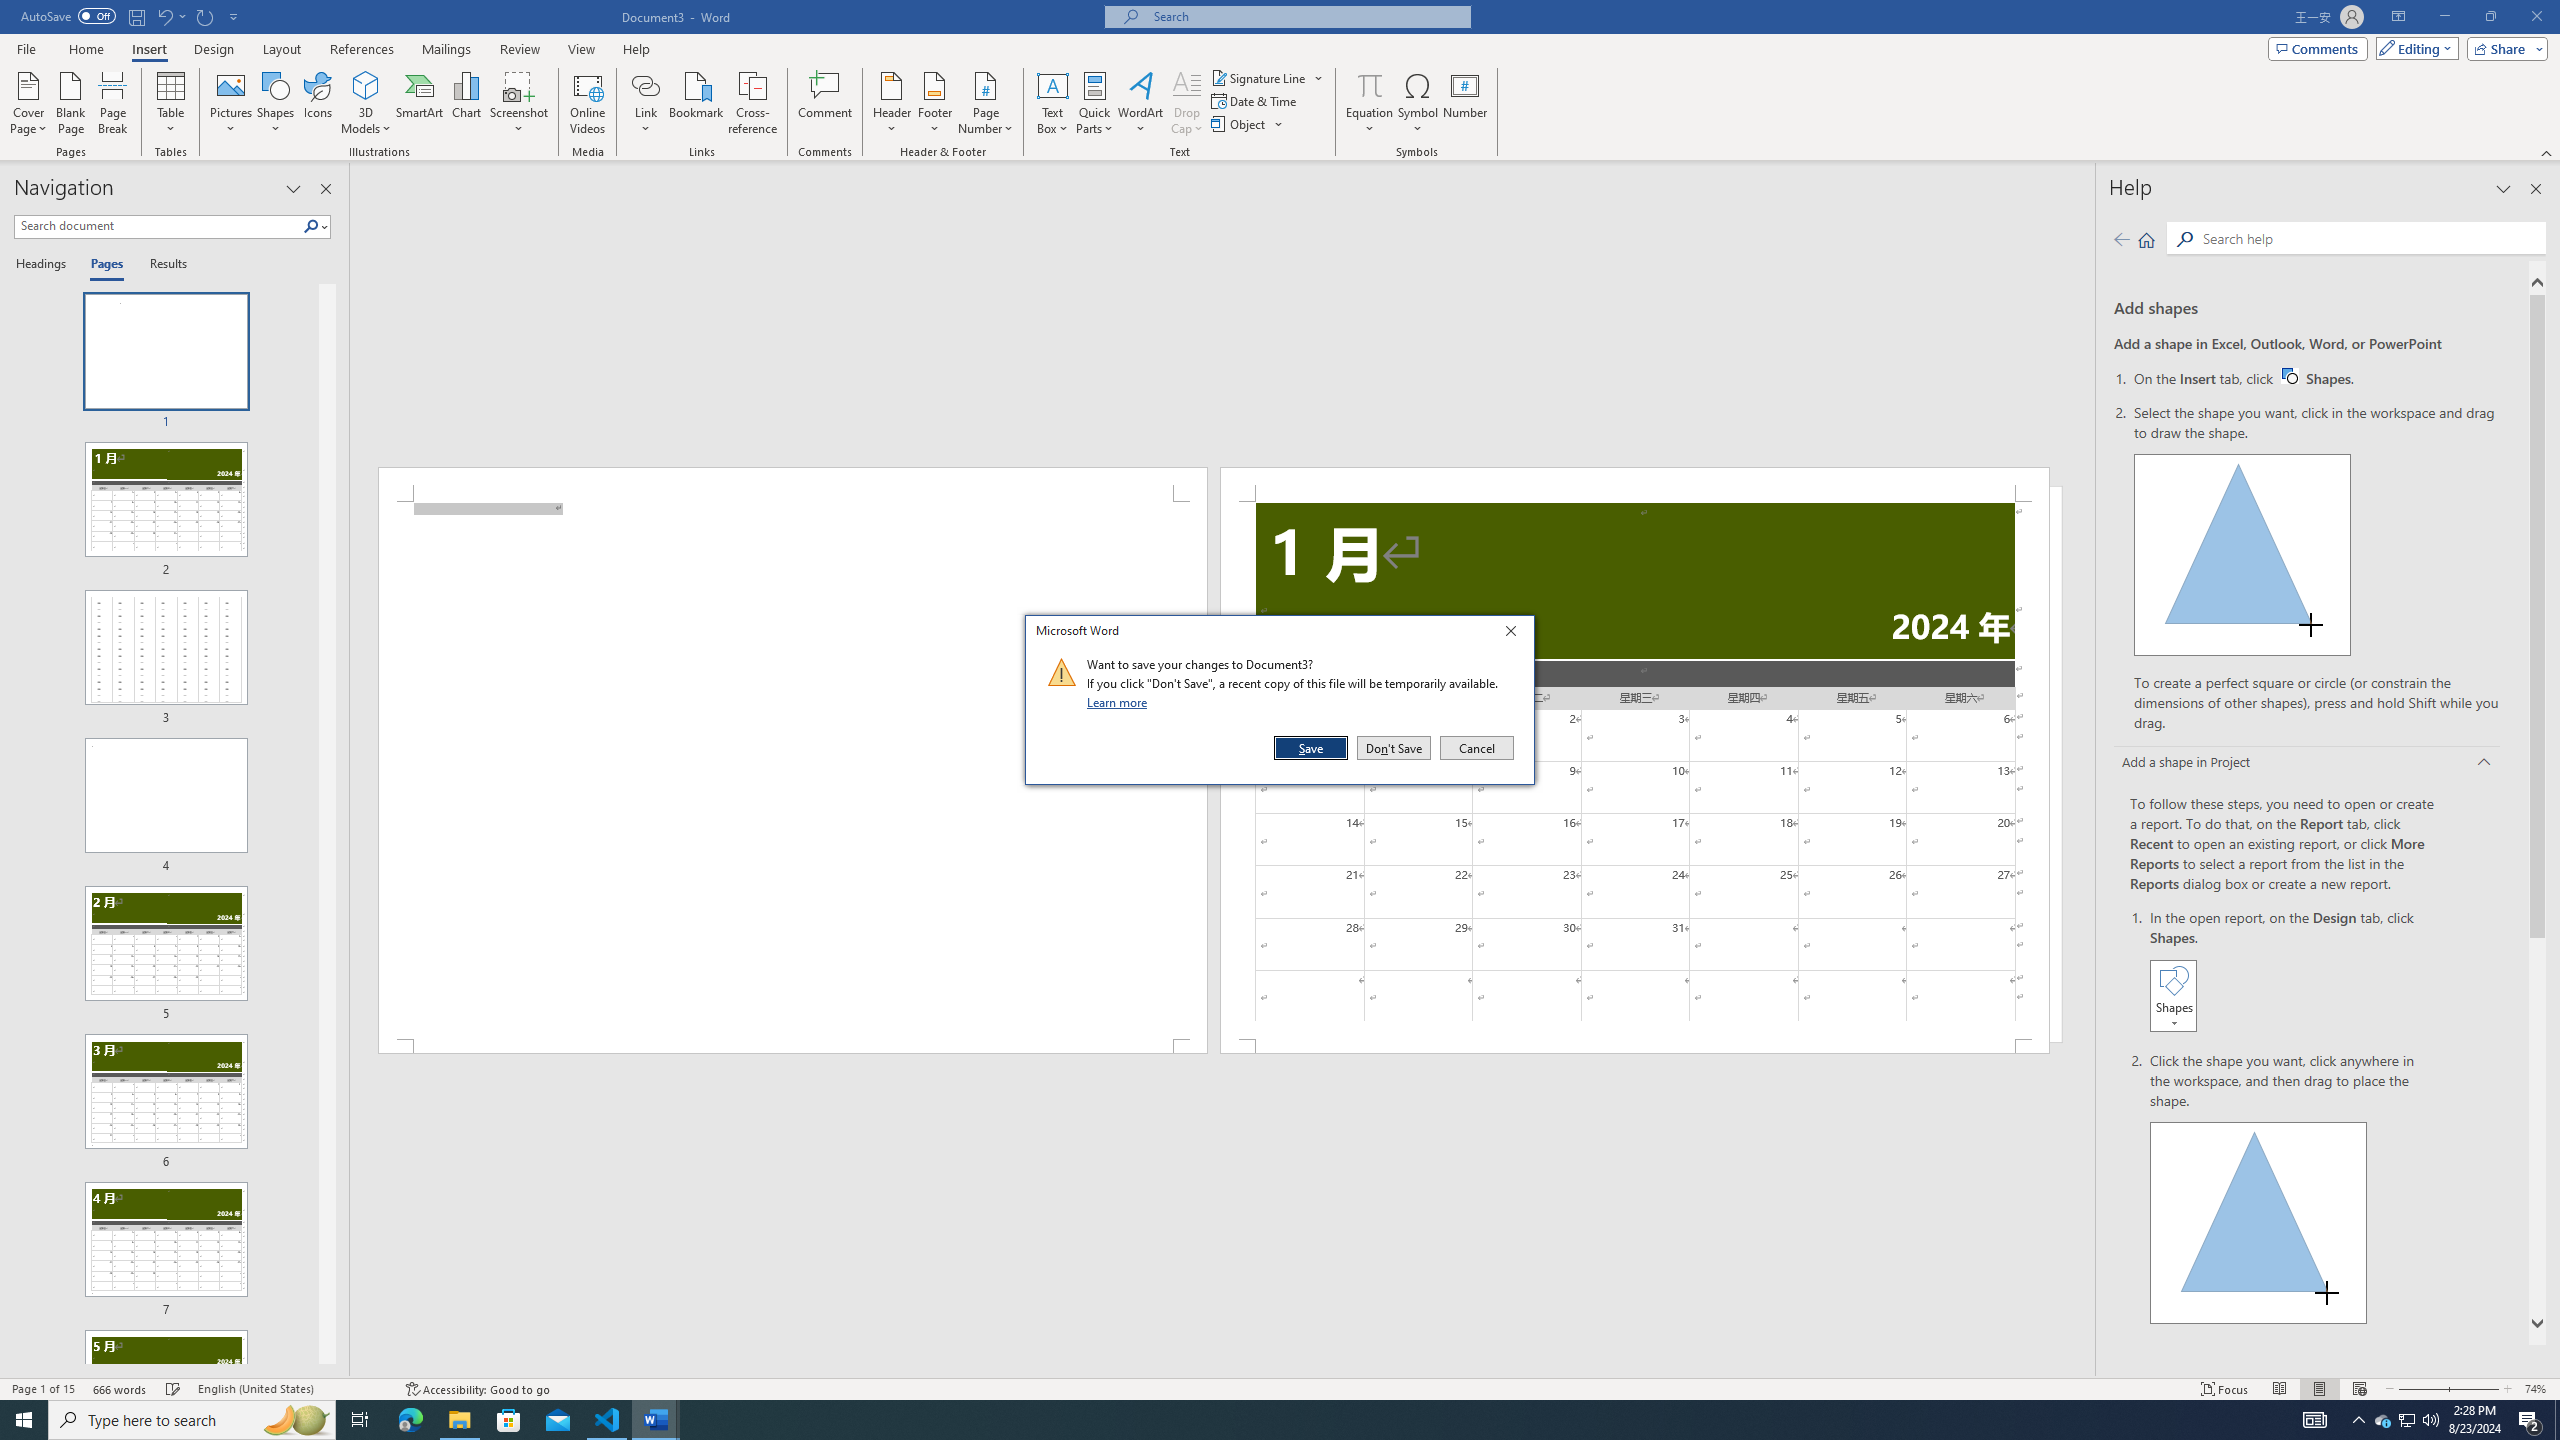  What do you see at coordinates (1418, 103) in the screenshot?
I see `'Symbol'` at bounding box center [1418, 103].